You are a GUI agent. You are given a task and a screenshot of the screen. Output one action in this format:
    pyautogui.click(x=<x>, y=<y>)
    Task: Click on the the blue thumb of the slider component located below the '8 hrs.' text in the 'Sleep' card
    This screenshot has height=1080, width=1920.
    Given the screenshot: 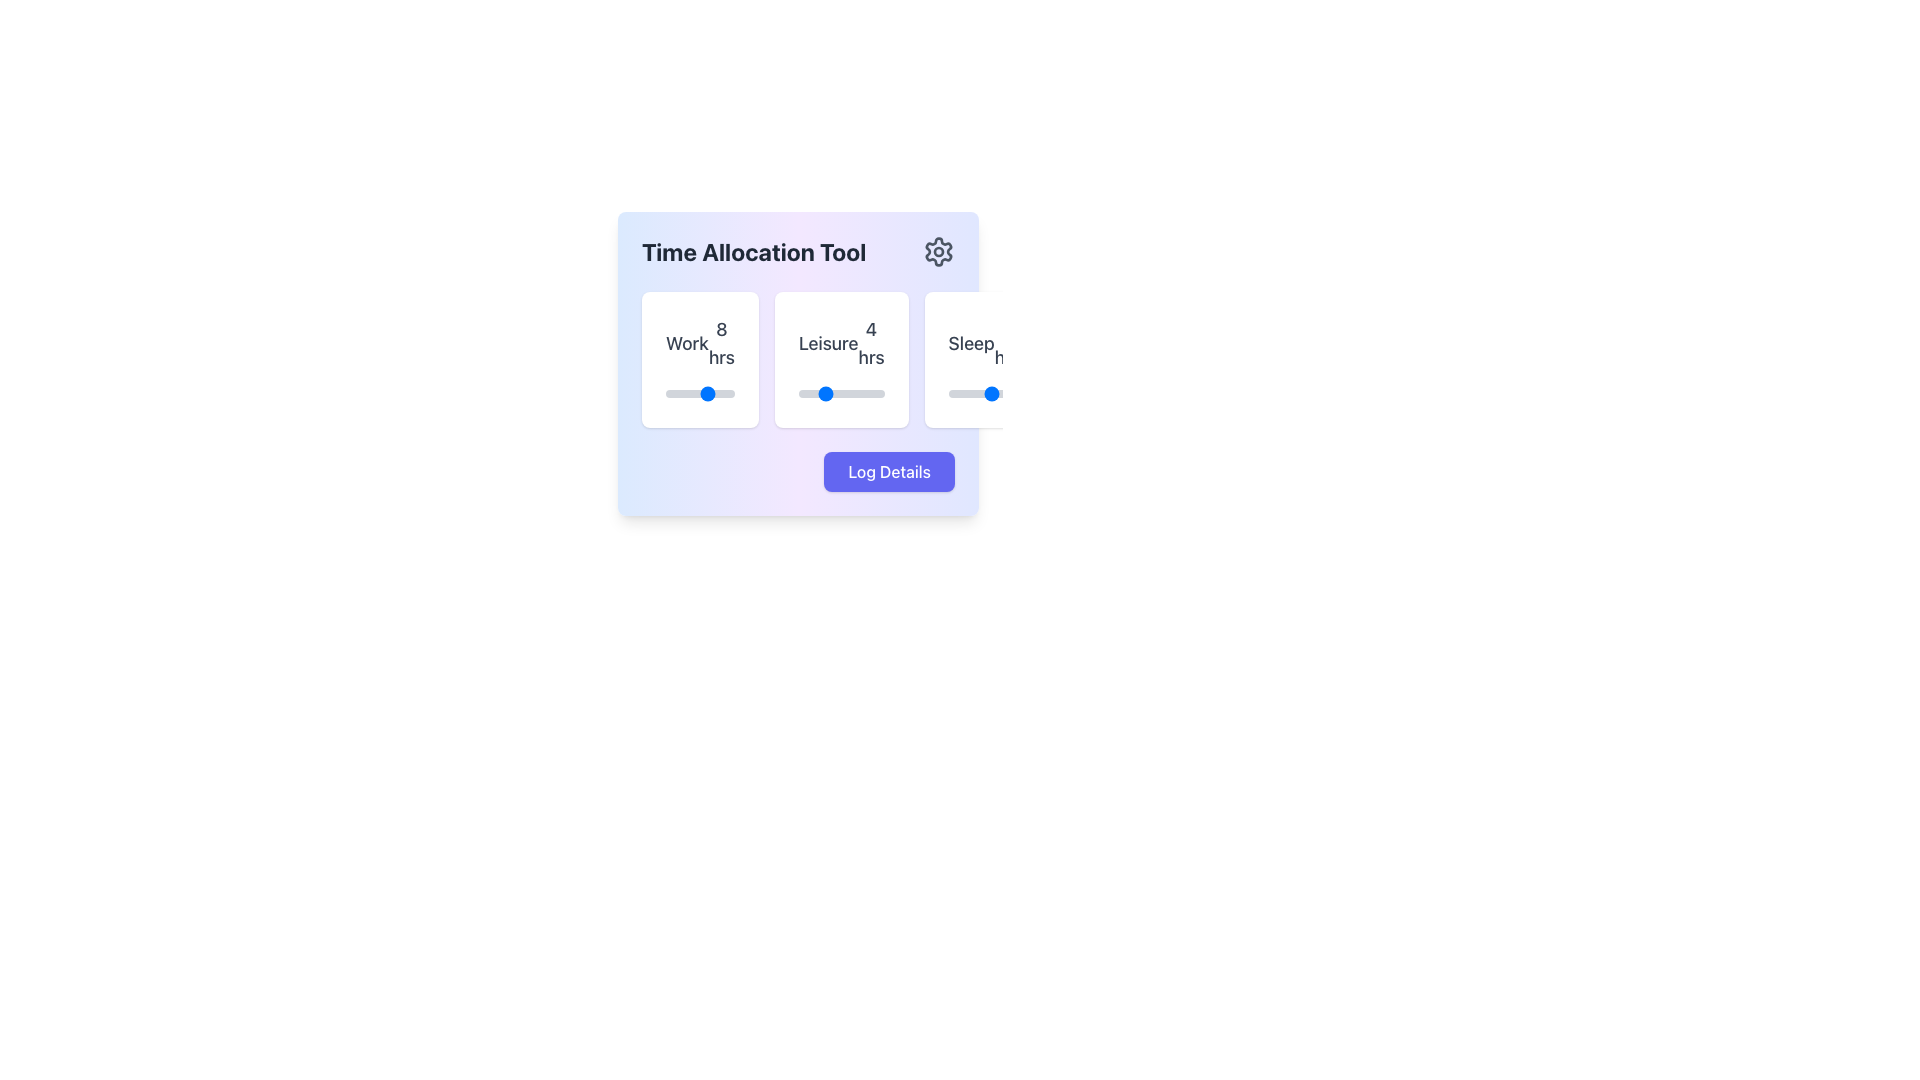 What is the action you would take?
    pyautogui.click(x=984, y=393)
    